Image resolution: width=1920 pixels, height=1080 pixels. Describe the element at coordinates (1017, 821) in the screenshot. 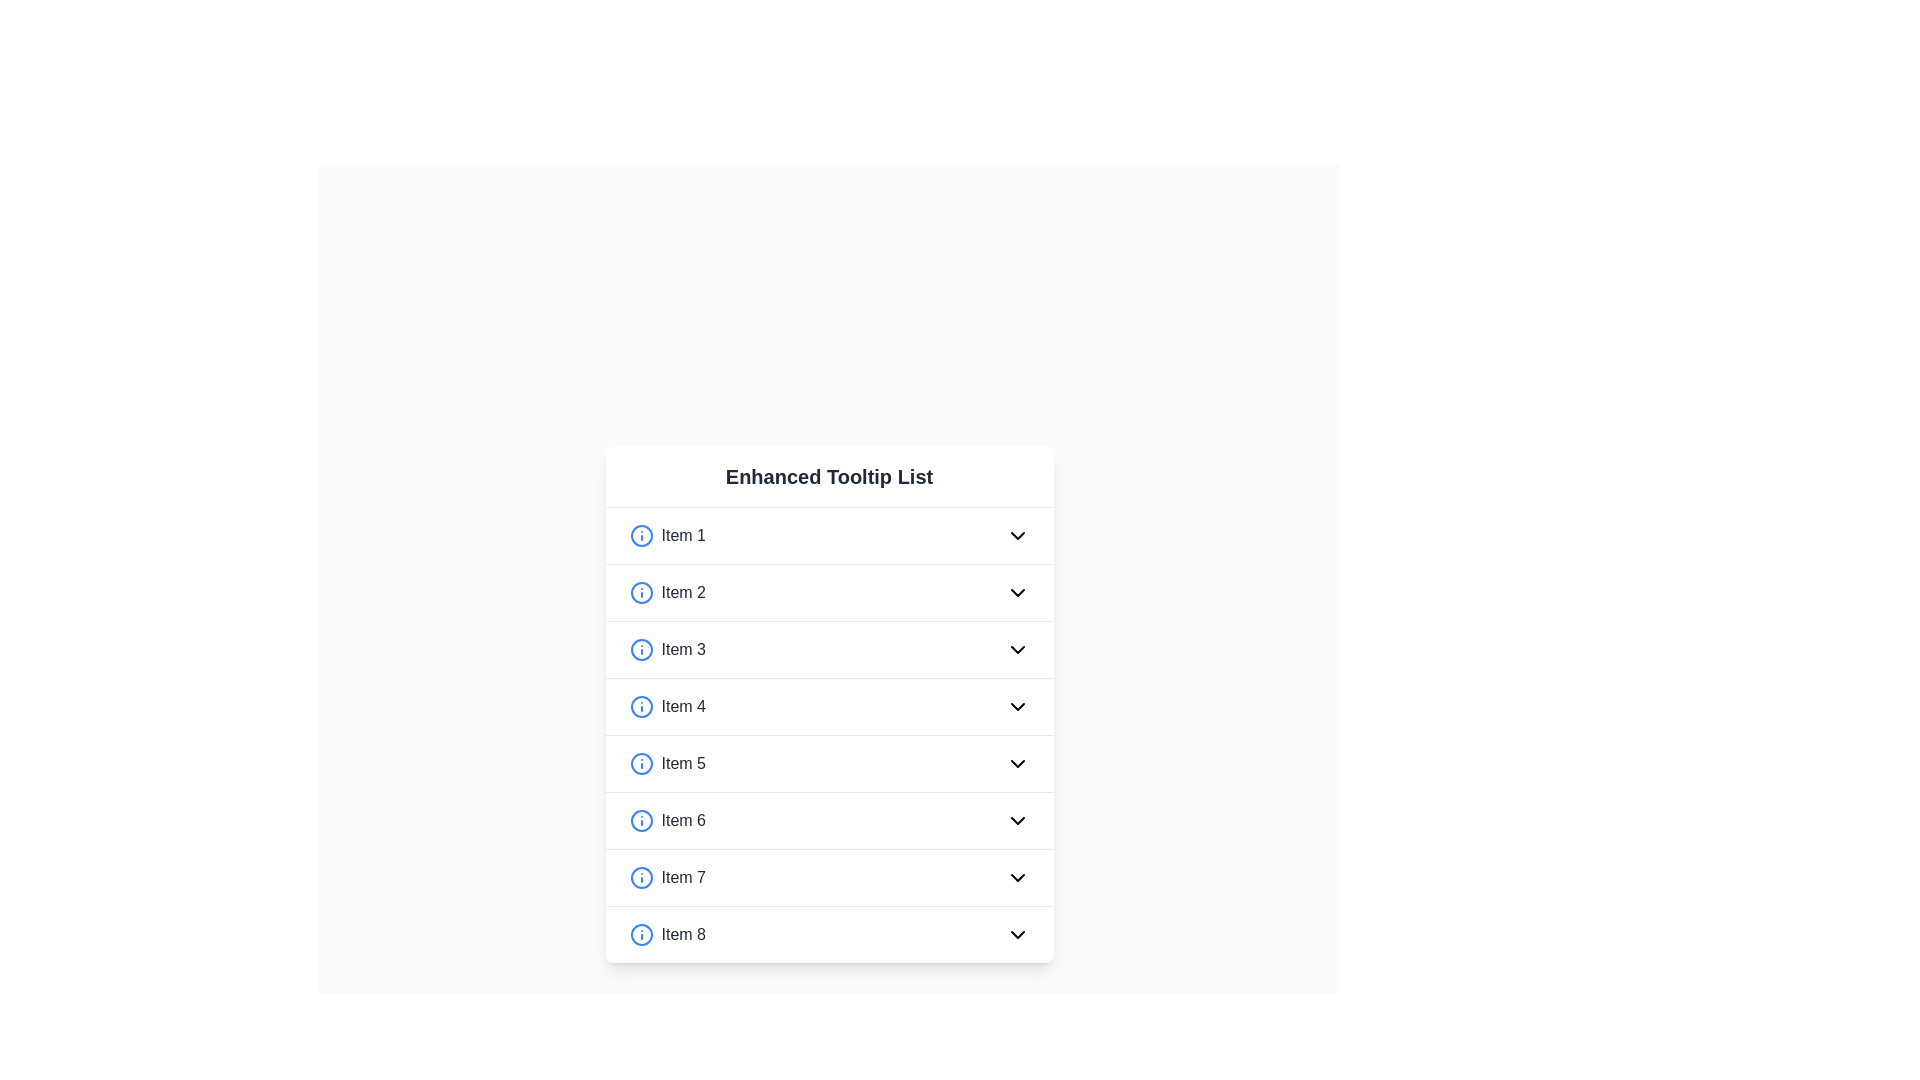

I see `the expandable/collapsible button for 'Item 6'` at that location.